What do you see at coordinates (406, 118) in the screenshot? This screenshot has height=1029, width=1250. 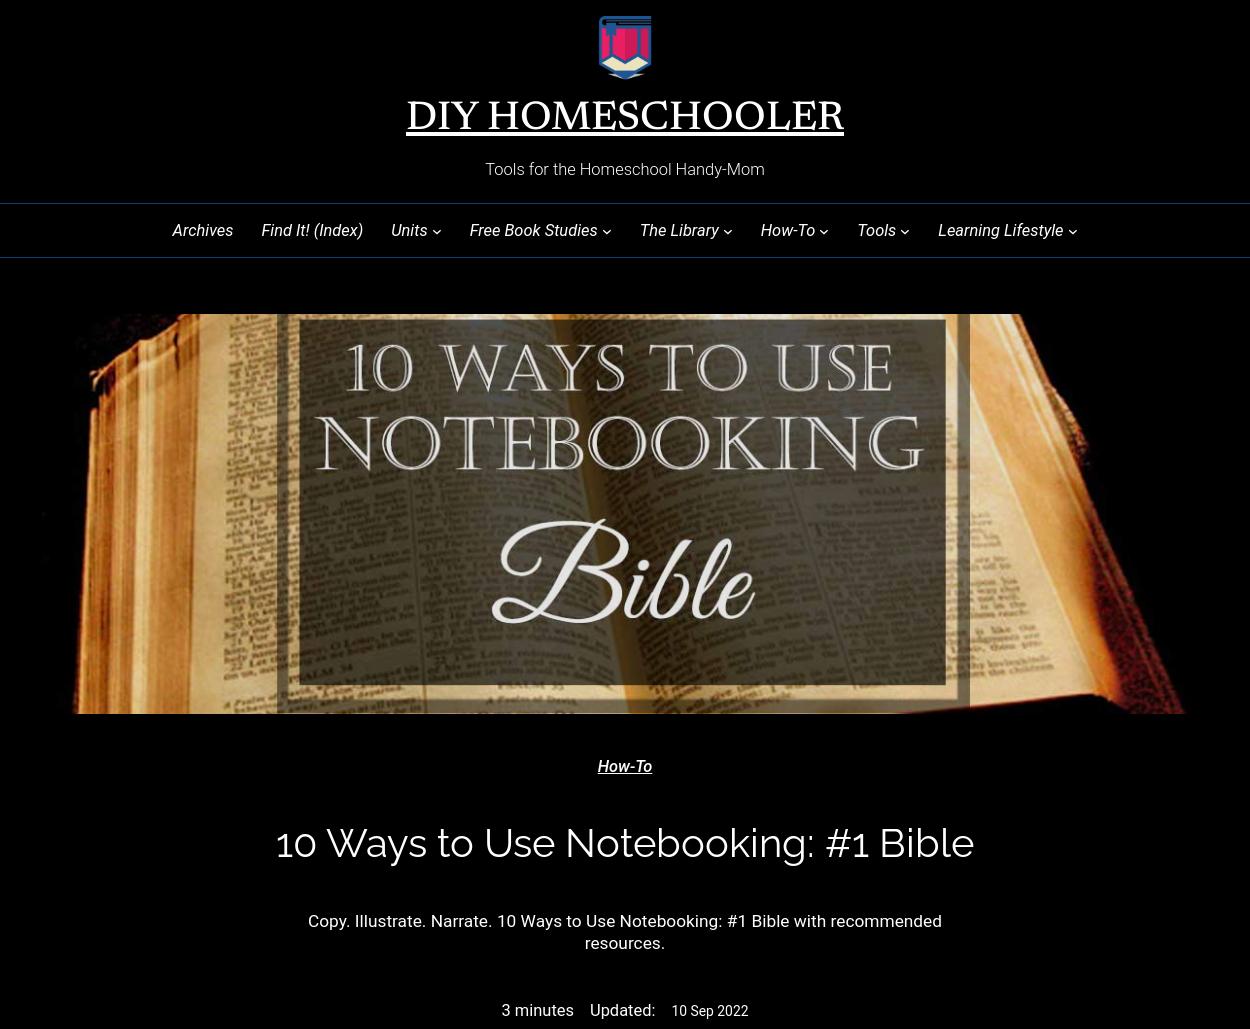 I see `'DIY Homeschooler'` at bounding box center [406, 118].